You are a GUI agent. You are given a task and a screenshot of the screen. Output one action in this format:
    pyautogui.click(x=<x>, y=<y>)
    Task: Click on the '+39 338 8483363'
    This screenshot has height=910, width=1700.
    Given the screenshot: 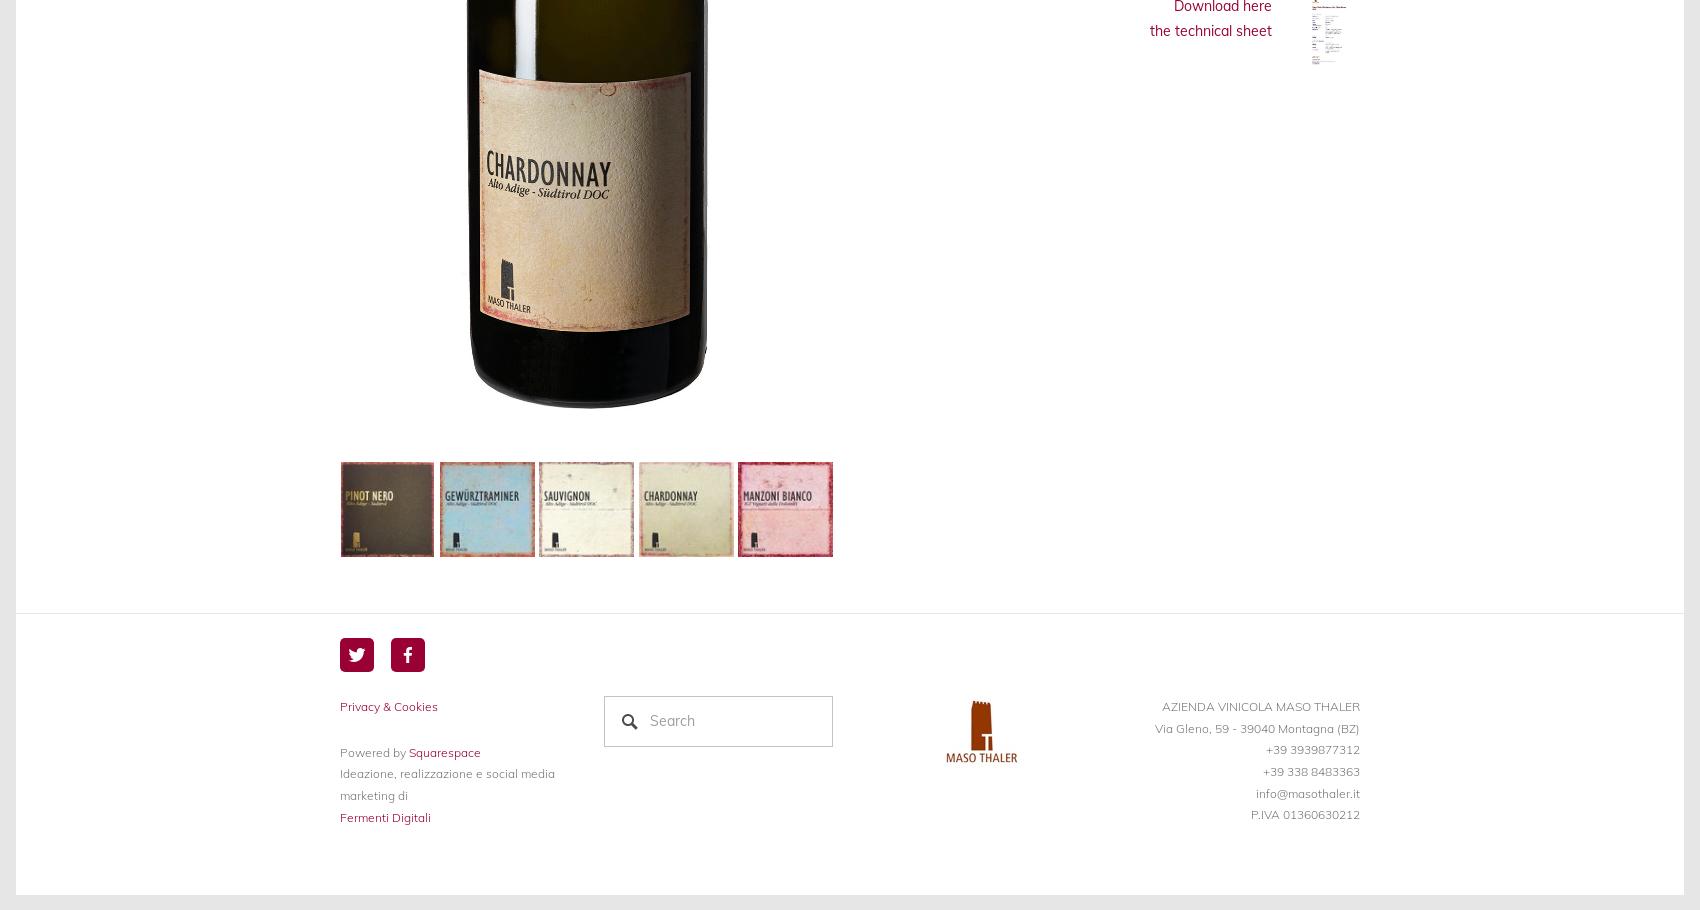 What is the action you would take?
    pyautogui.click(x=1311, y=771)
    